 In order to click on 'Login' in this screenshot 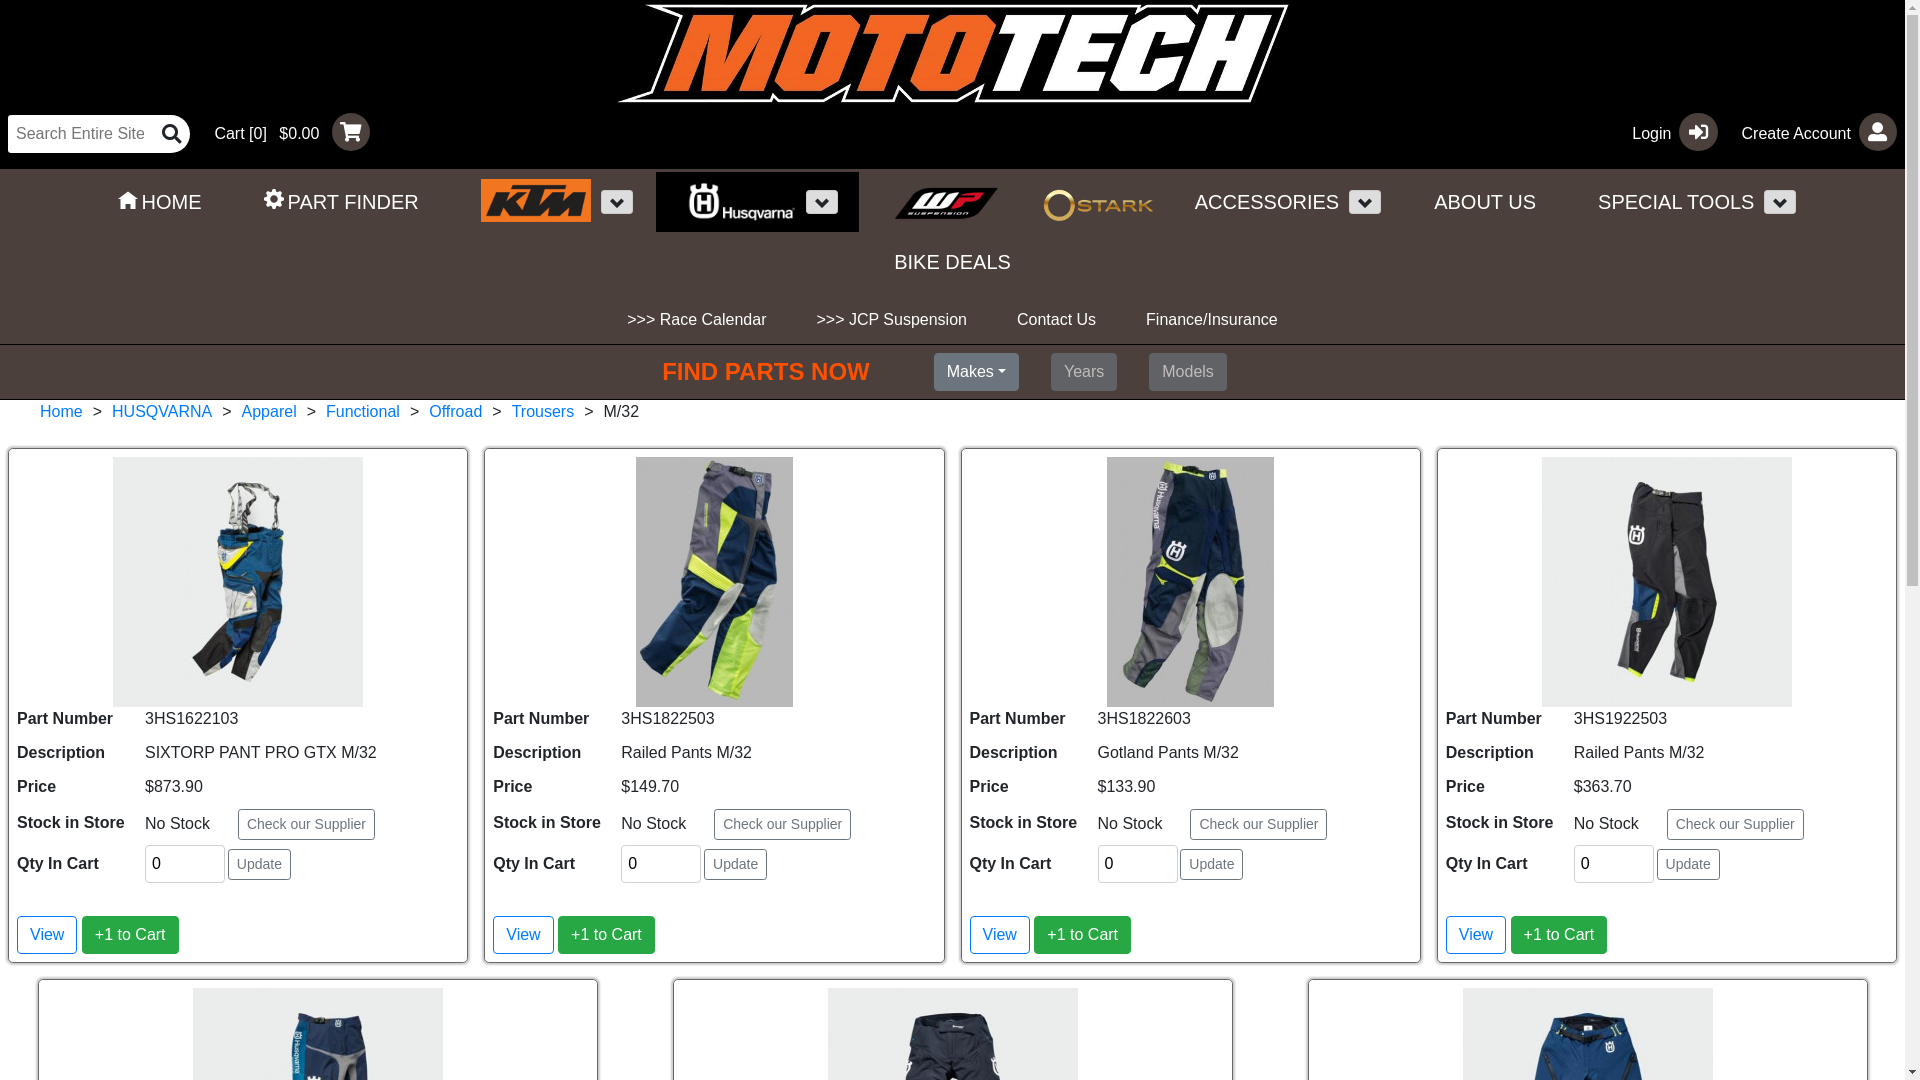, I will do `click(1666, 131)`.